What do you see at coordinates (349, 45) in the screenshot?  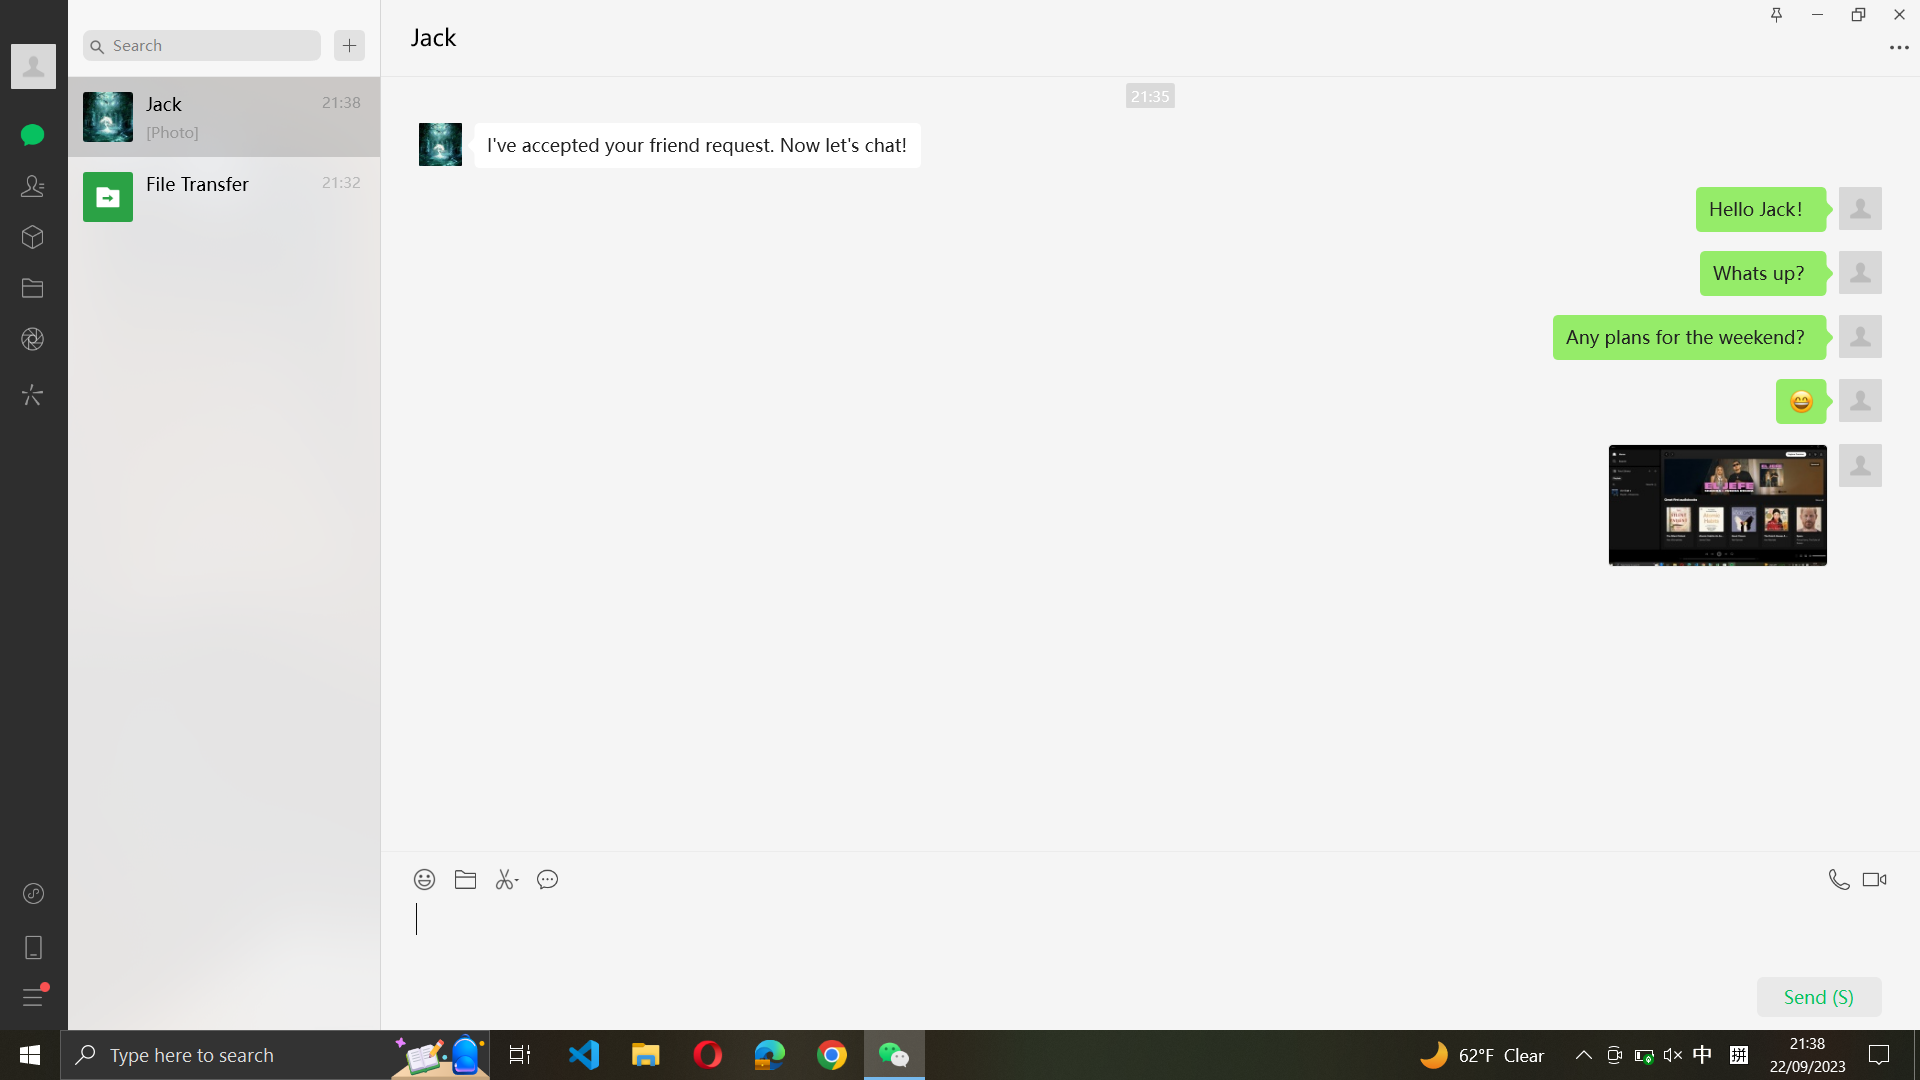 I see `Activate the new chat function` at bounding box center [349, 45].